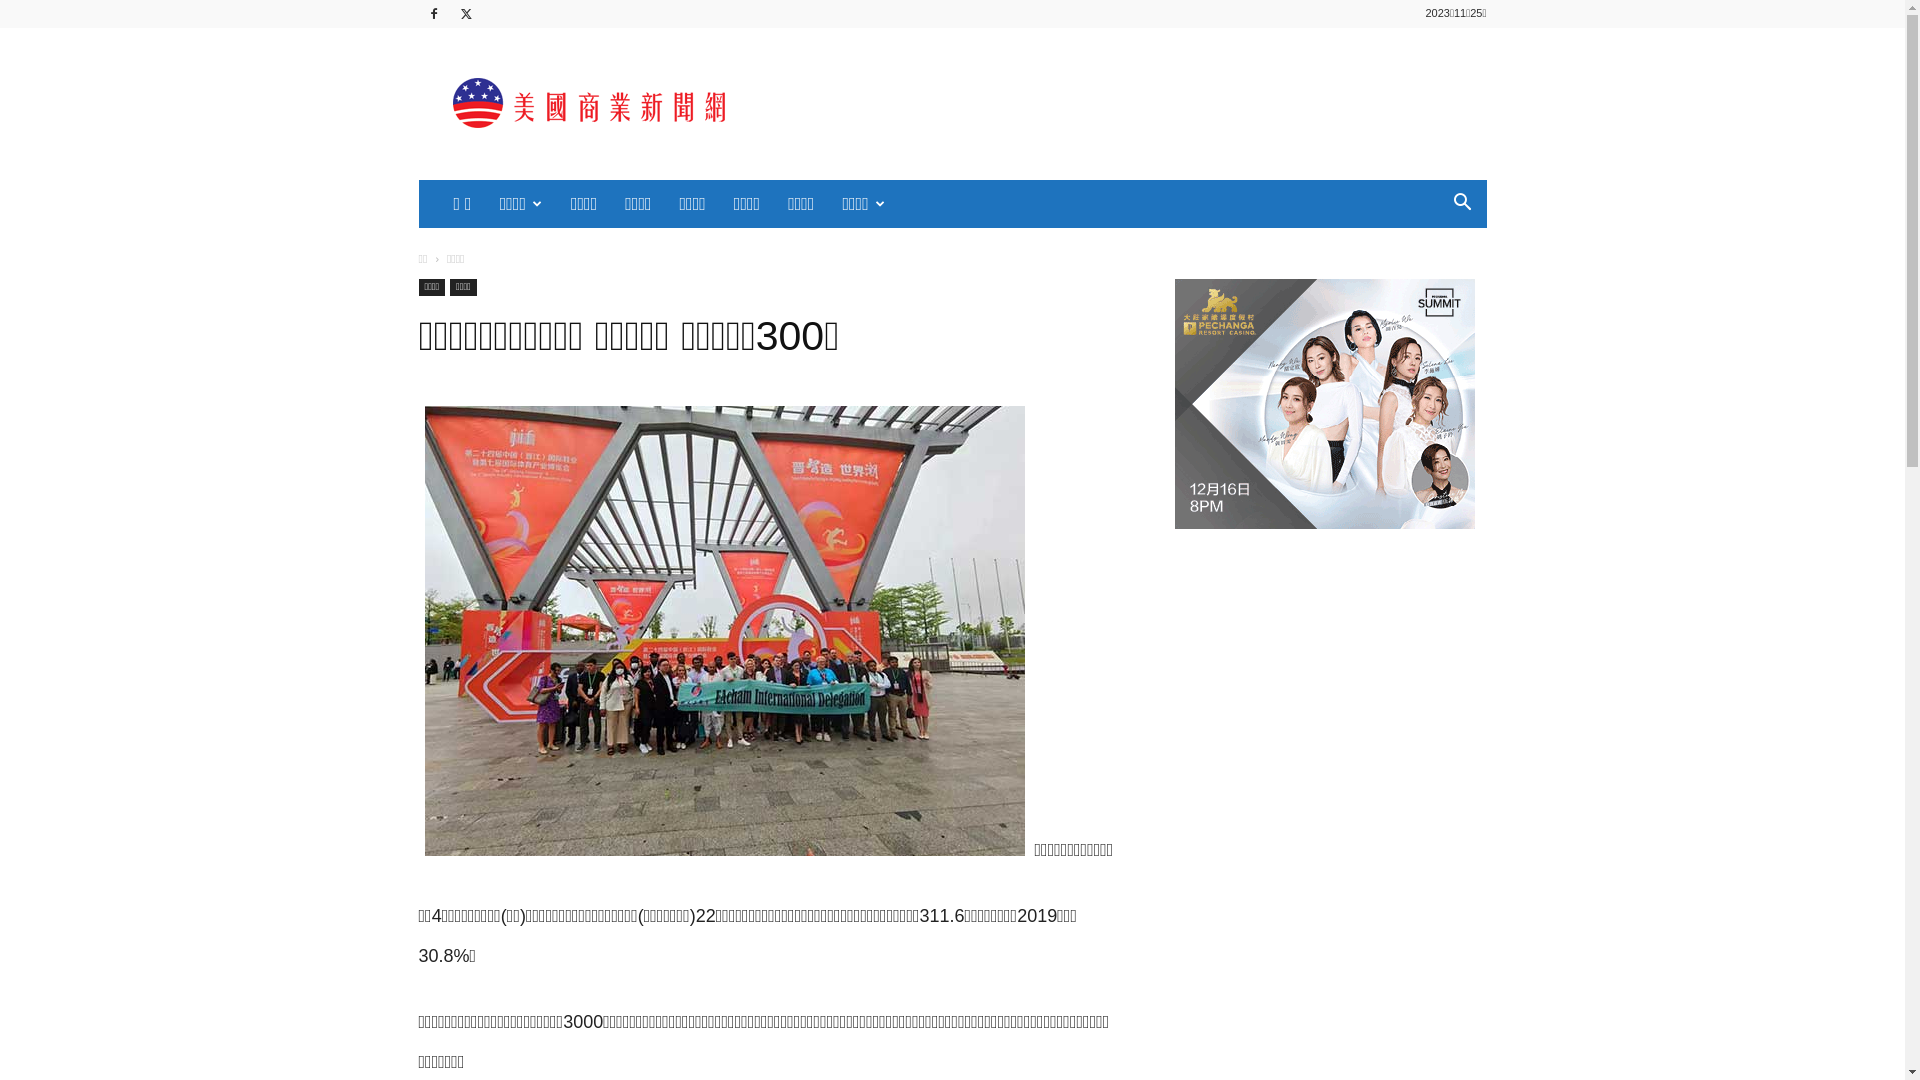  I want to click on 'Facebook', so click(416, 14).